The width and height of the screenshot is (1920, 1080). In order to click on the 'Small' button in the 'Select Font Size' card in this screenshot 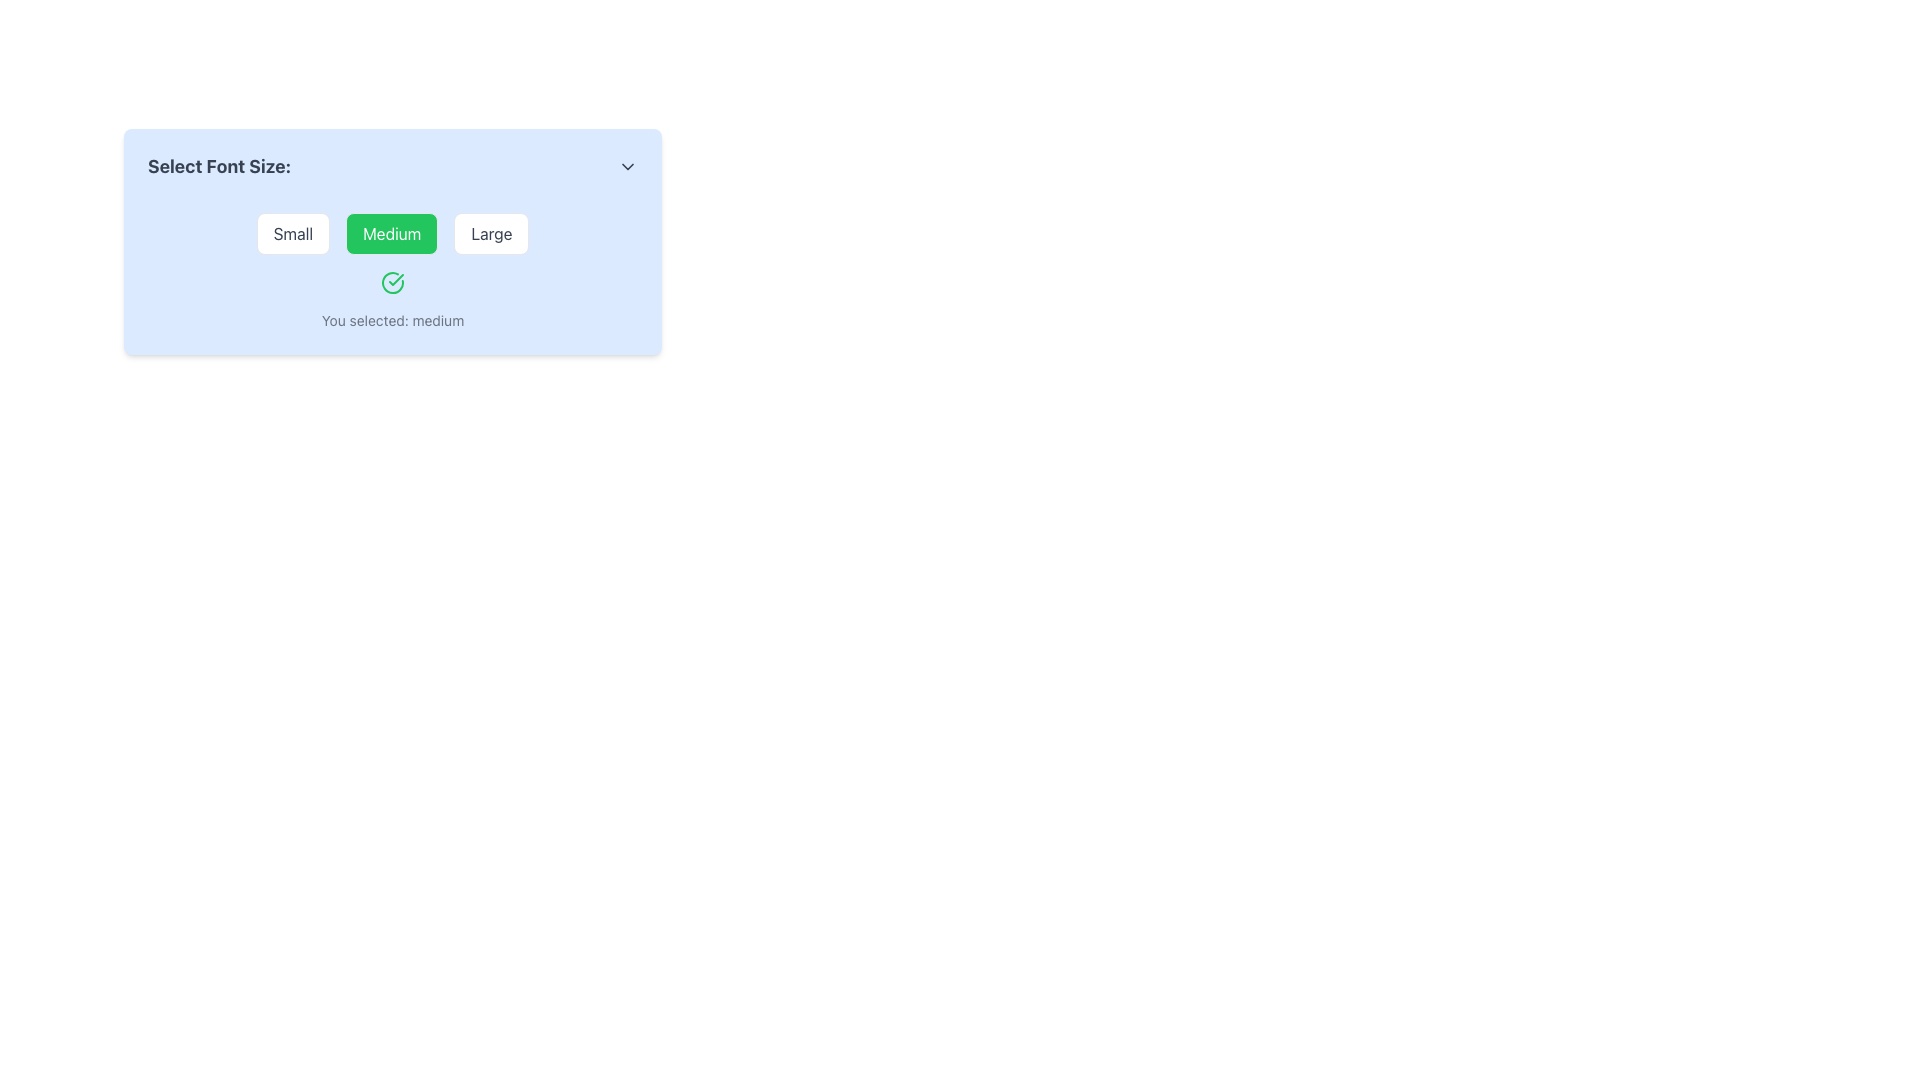, I will do `click(291, 233)`.